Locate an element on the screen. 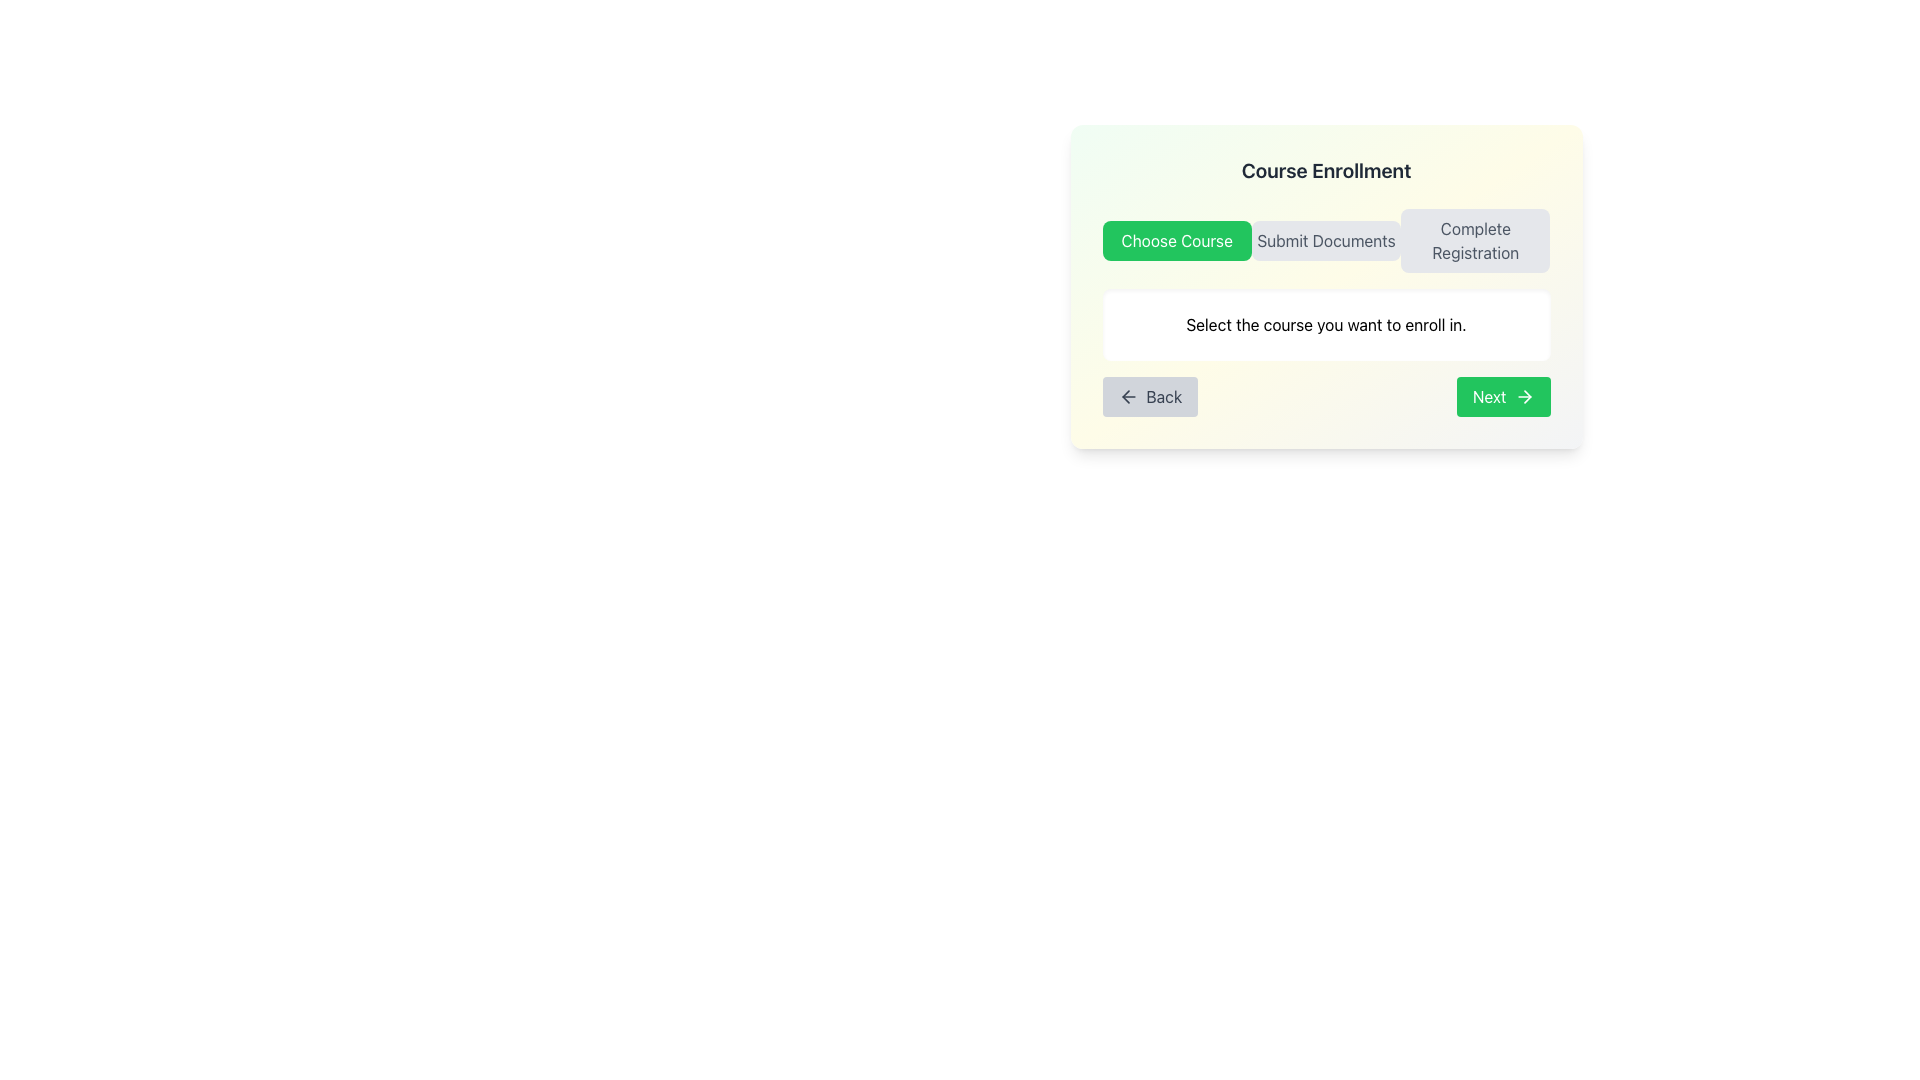 The width and height of the screenshot is (1920, 1080). the back navigation button located at the bottom-left of the 'Course Enrollment' form to activate hover effects is located at coordinates (1150, 397).